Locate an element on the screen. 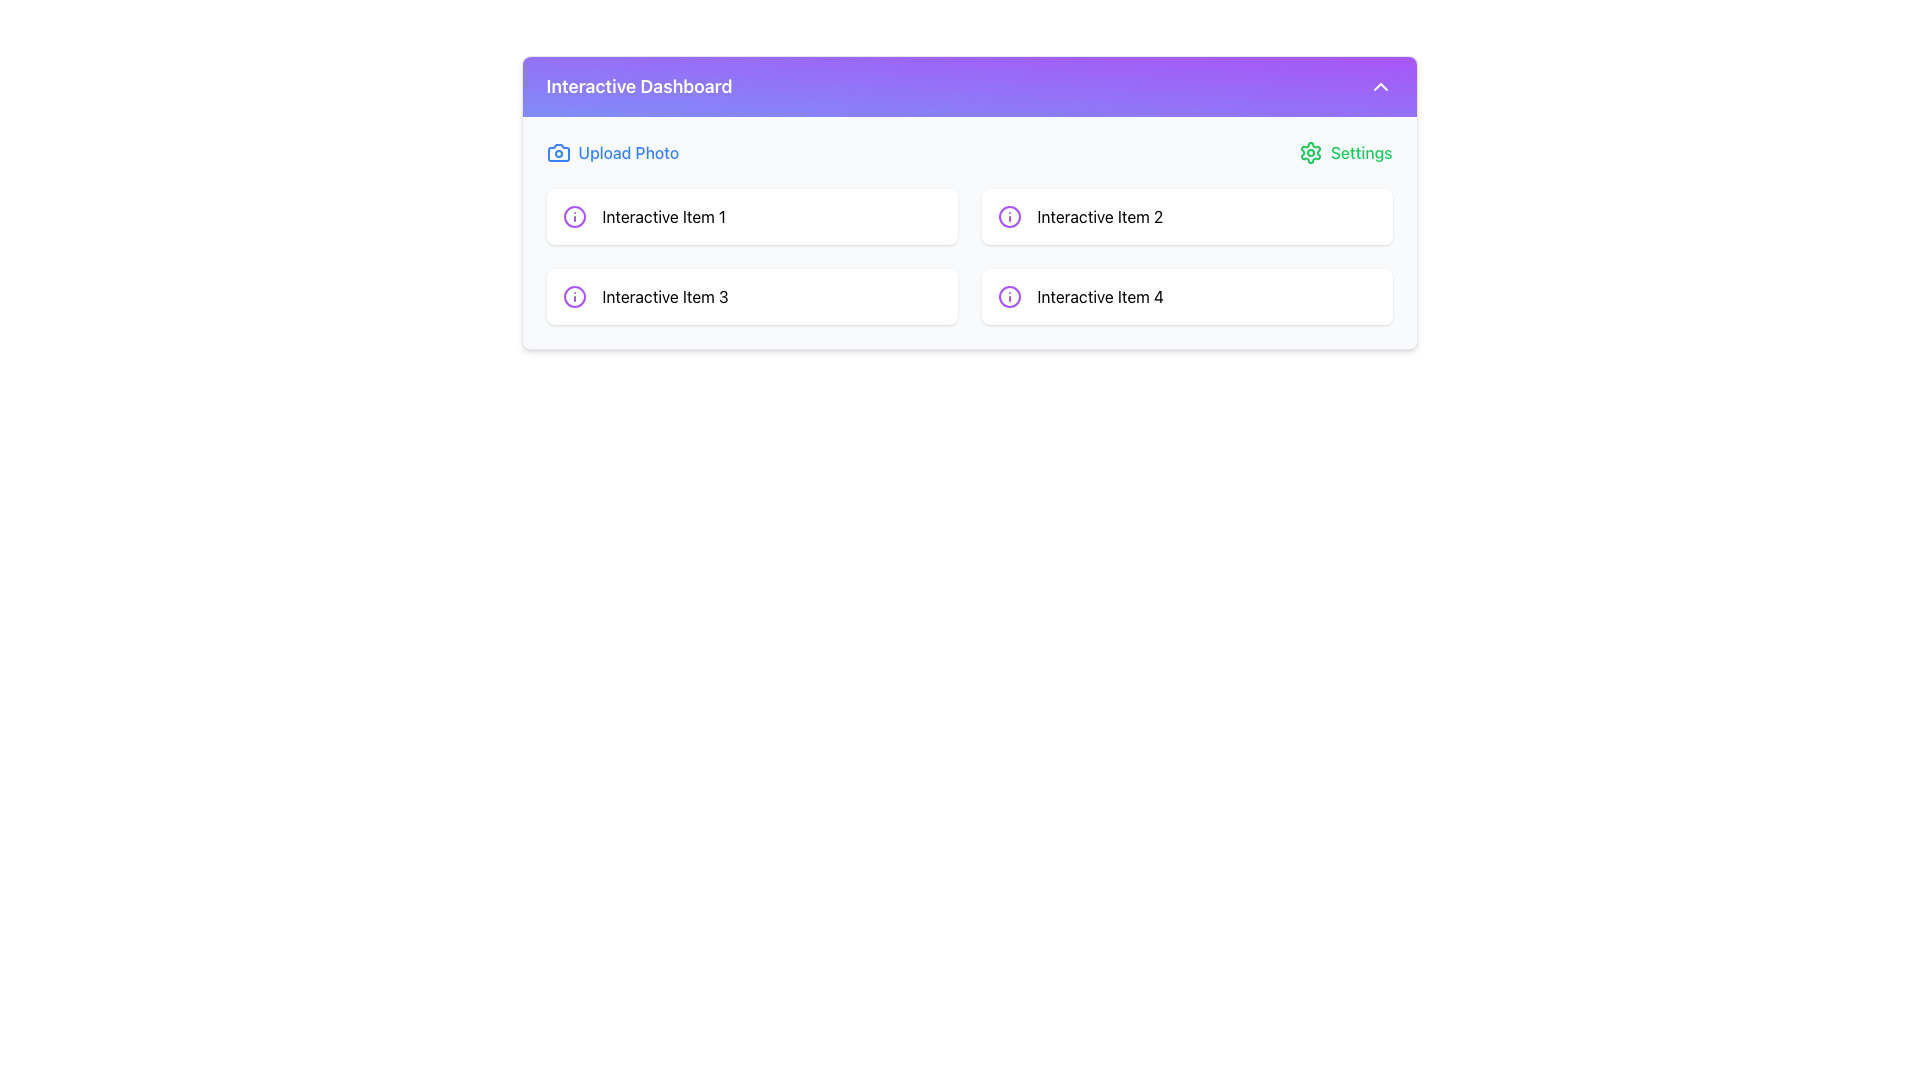  the circular icon element with a purple border located in the 'Interactive Item 3' section is located at coordinates (573, 216).